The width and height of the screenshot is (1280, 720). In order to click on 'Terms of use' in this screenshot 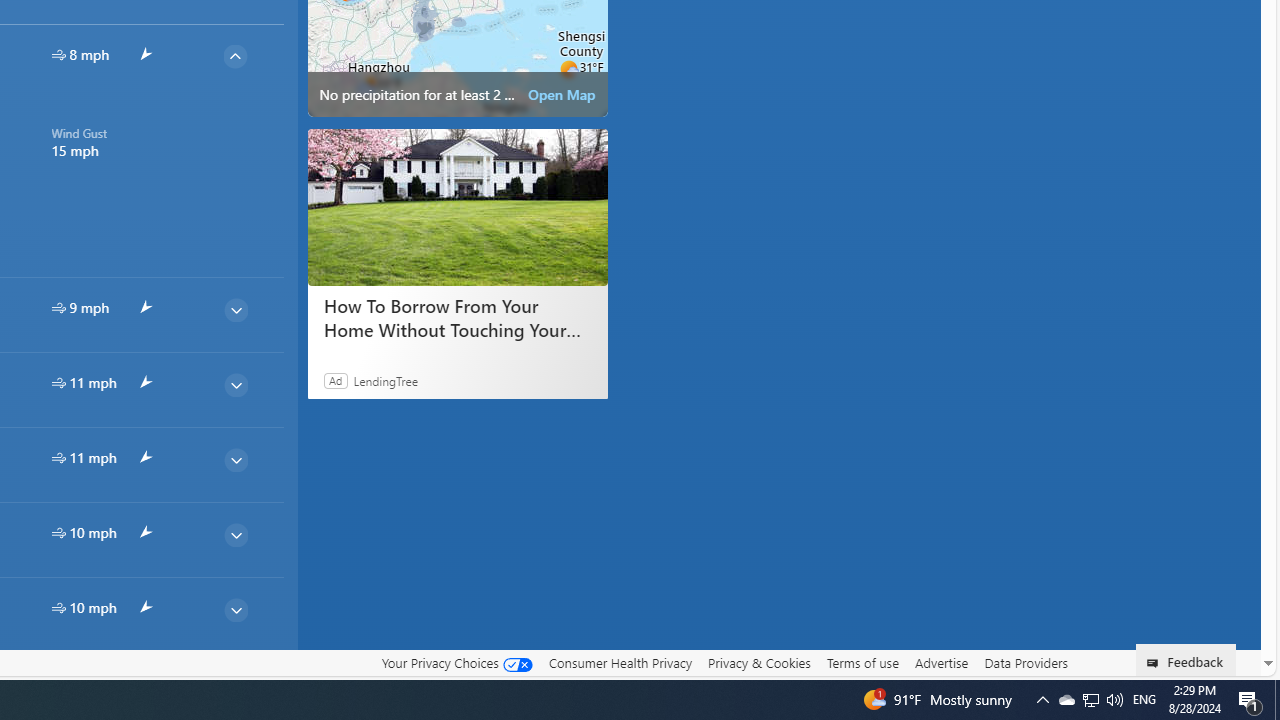, I will do `click(862, 662)`.